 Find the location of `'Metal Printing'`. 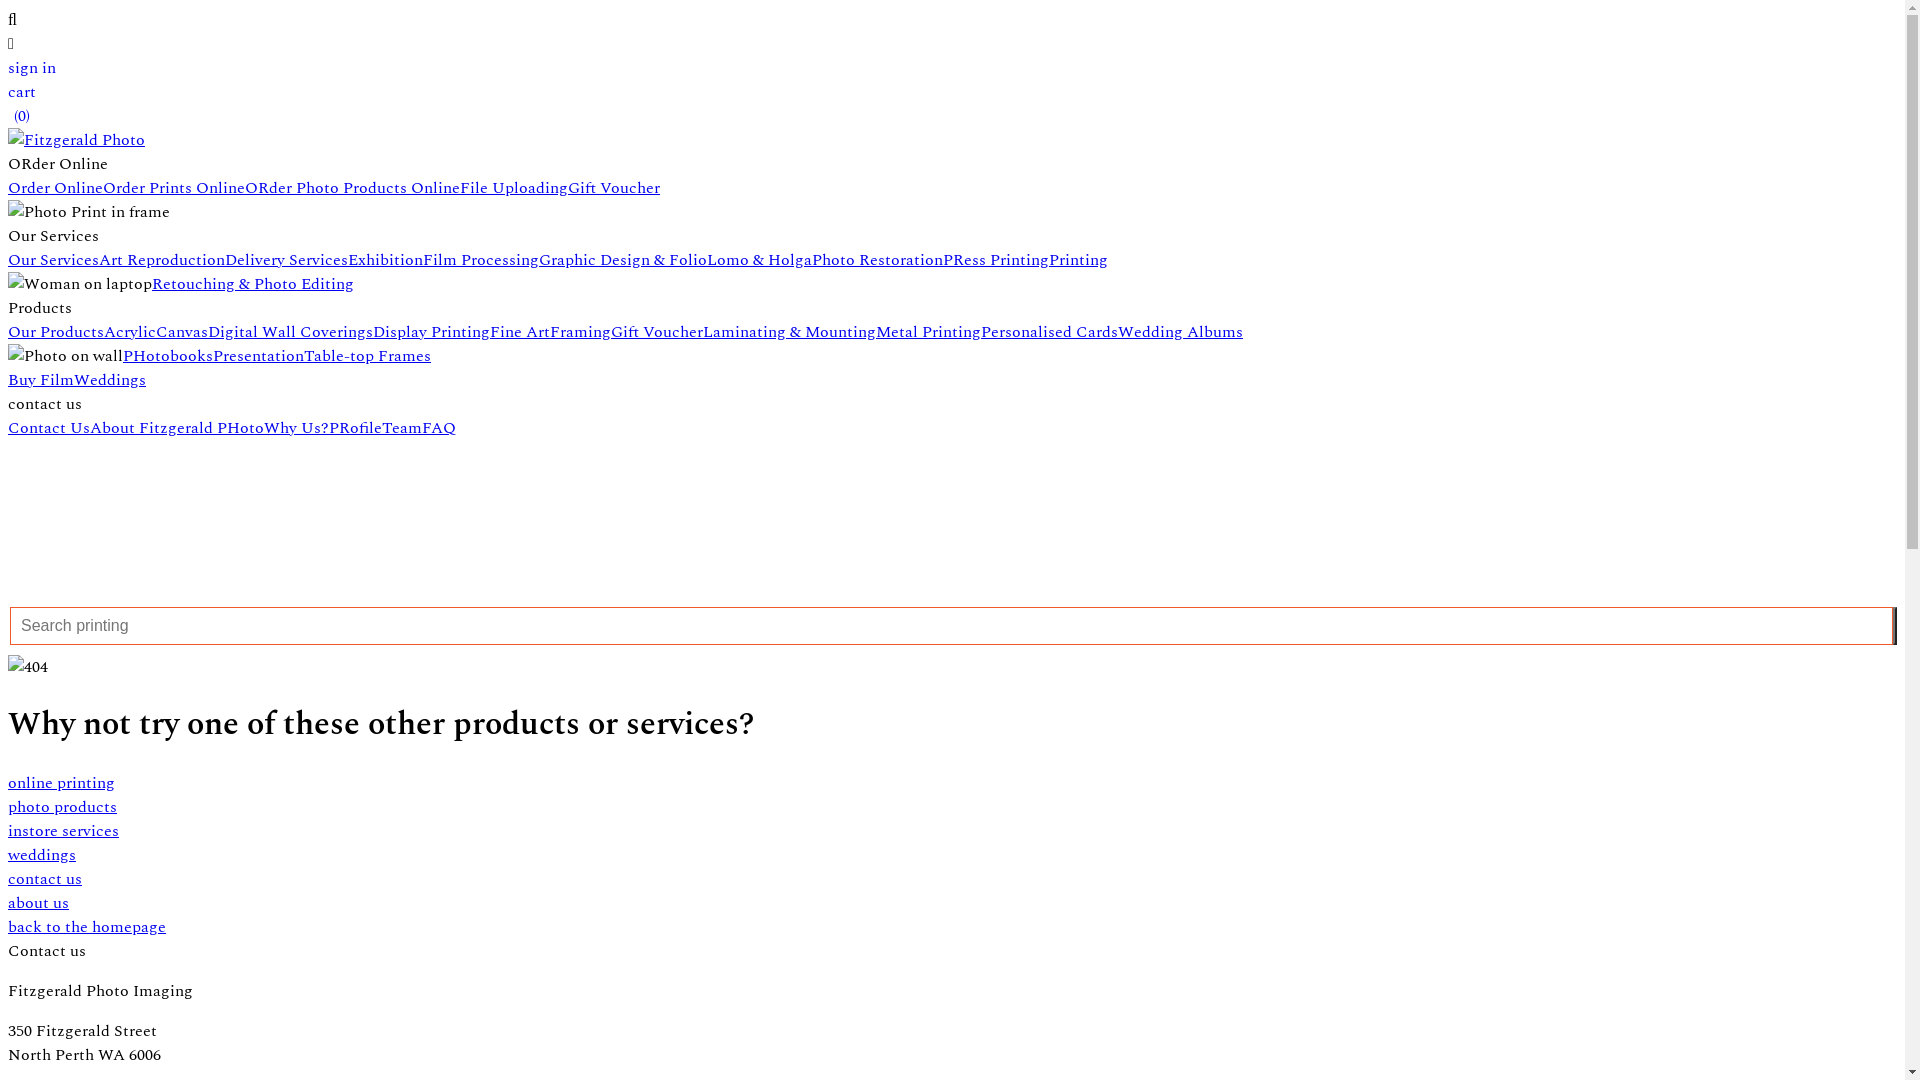

'Metal Printing' is located at coordinates (927, 330).